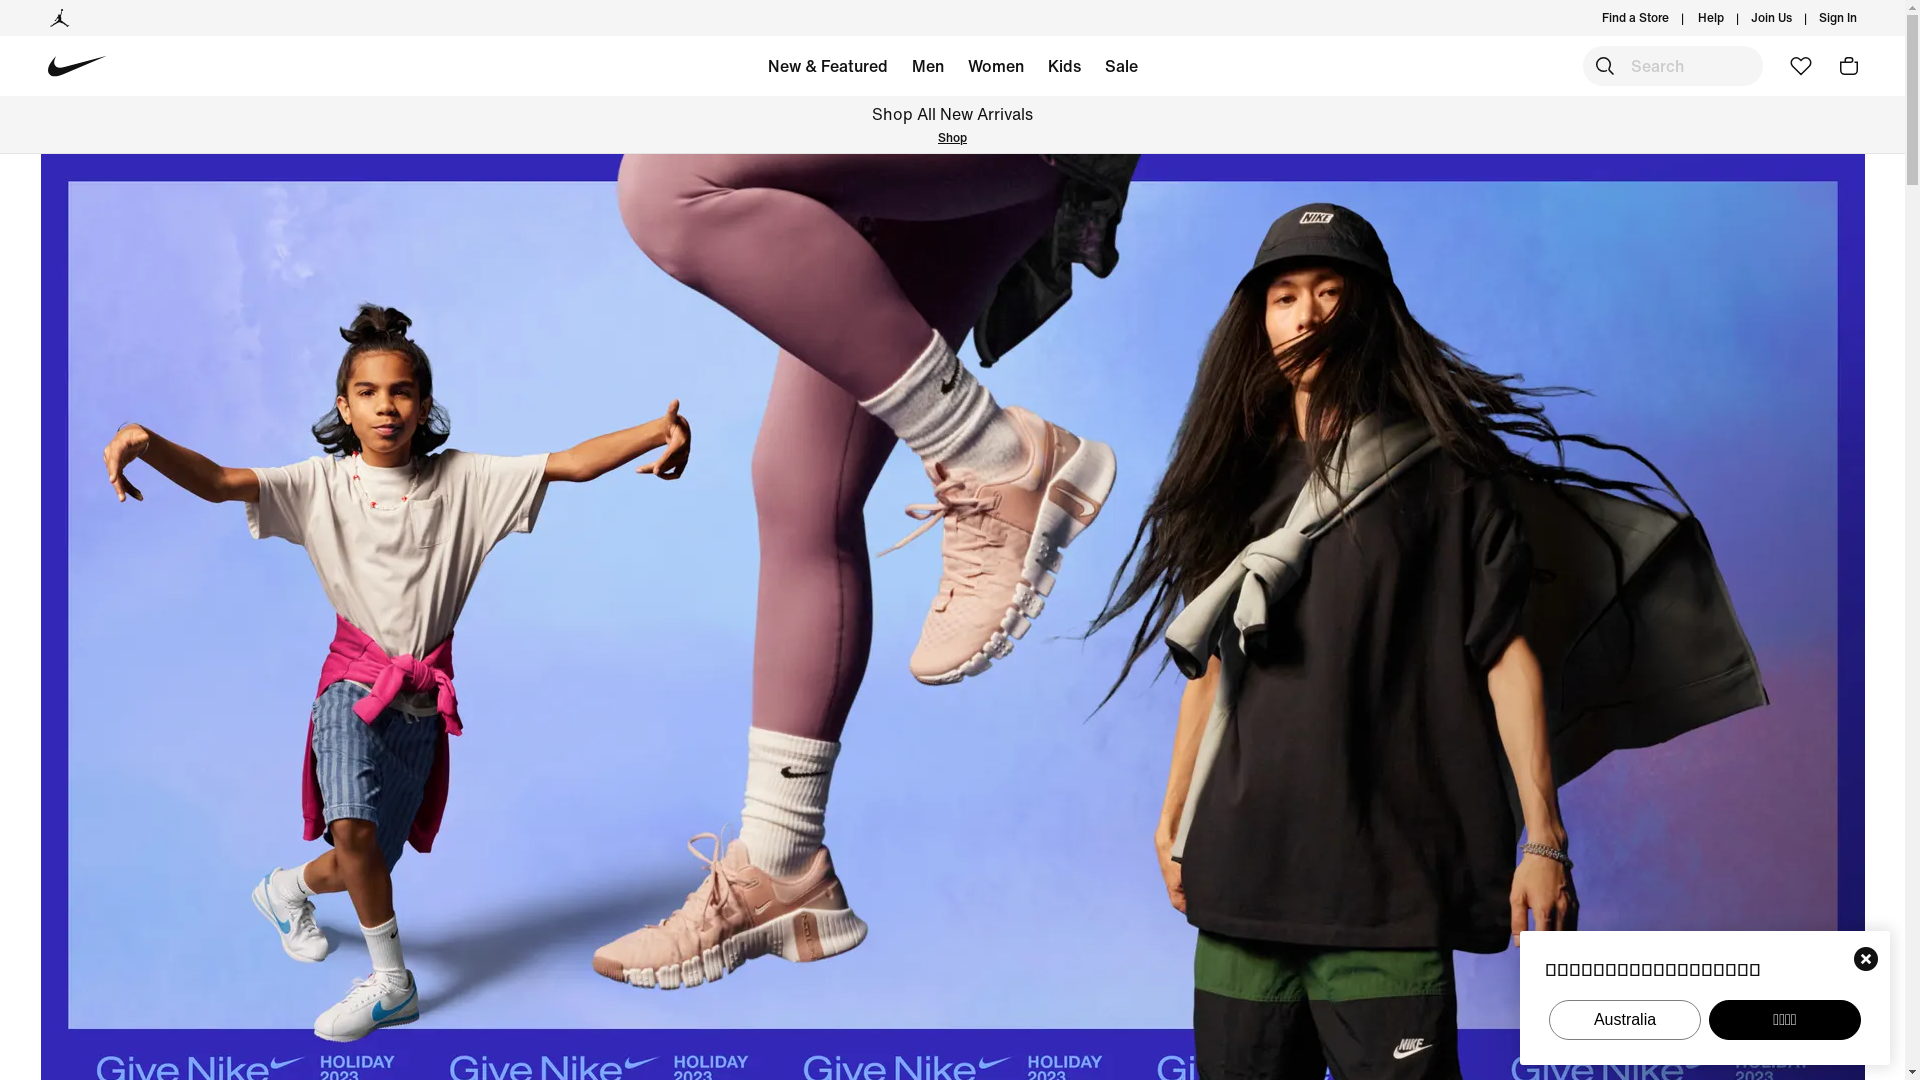 This screenshot has height=1080, width=1920. I want to click on 'Men', so click(899, 68).